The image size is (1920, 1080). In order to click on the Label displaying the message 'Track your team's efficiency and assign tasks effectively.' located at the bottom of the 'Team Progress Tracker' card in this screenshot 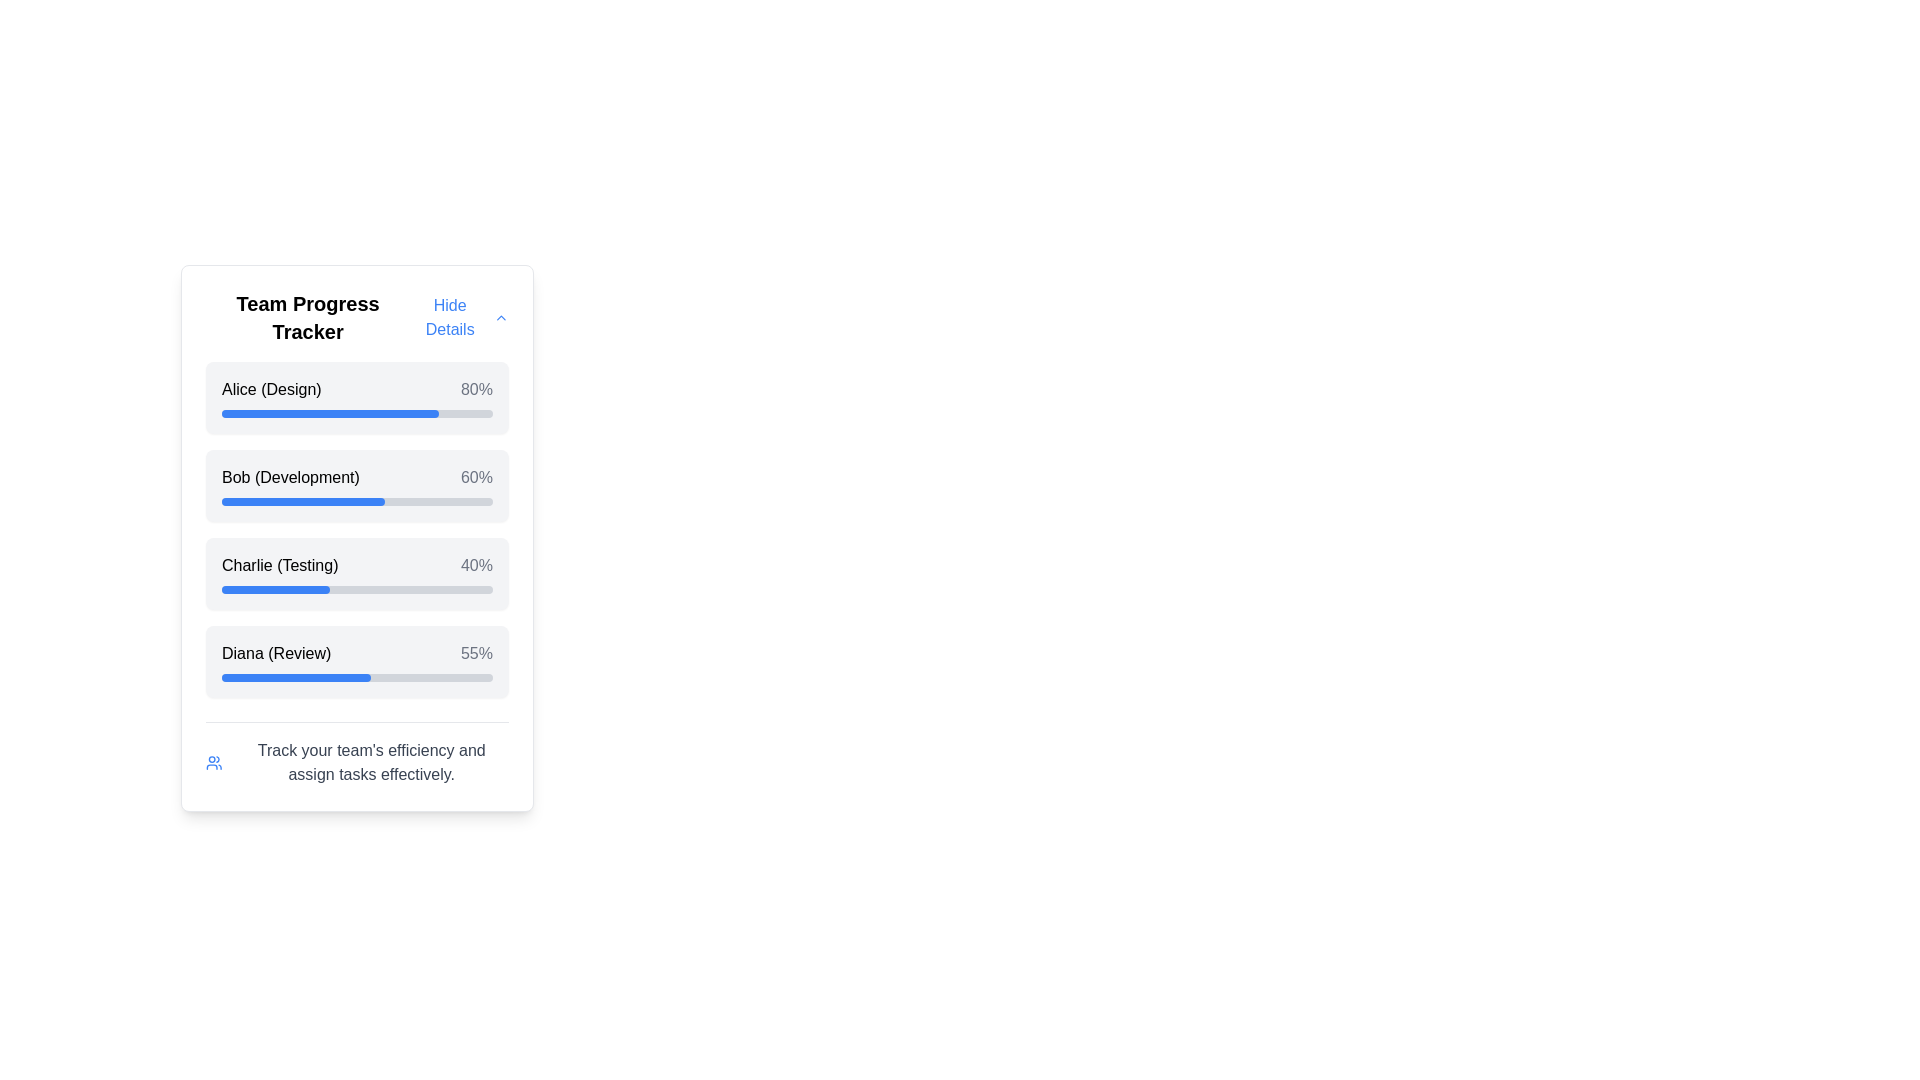, I will do `click(371, 763)`.